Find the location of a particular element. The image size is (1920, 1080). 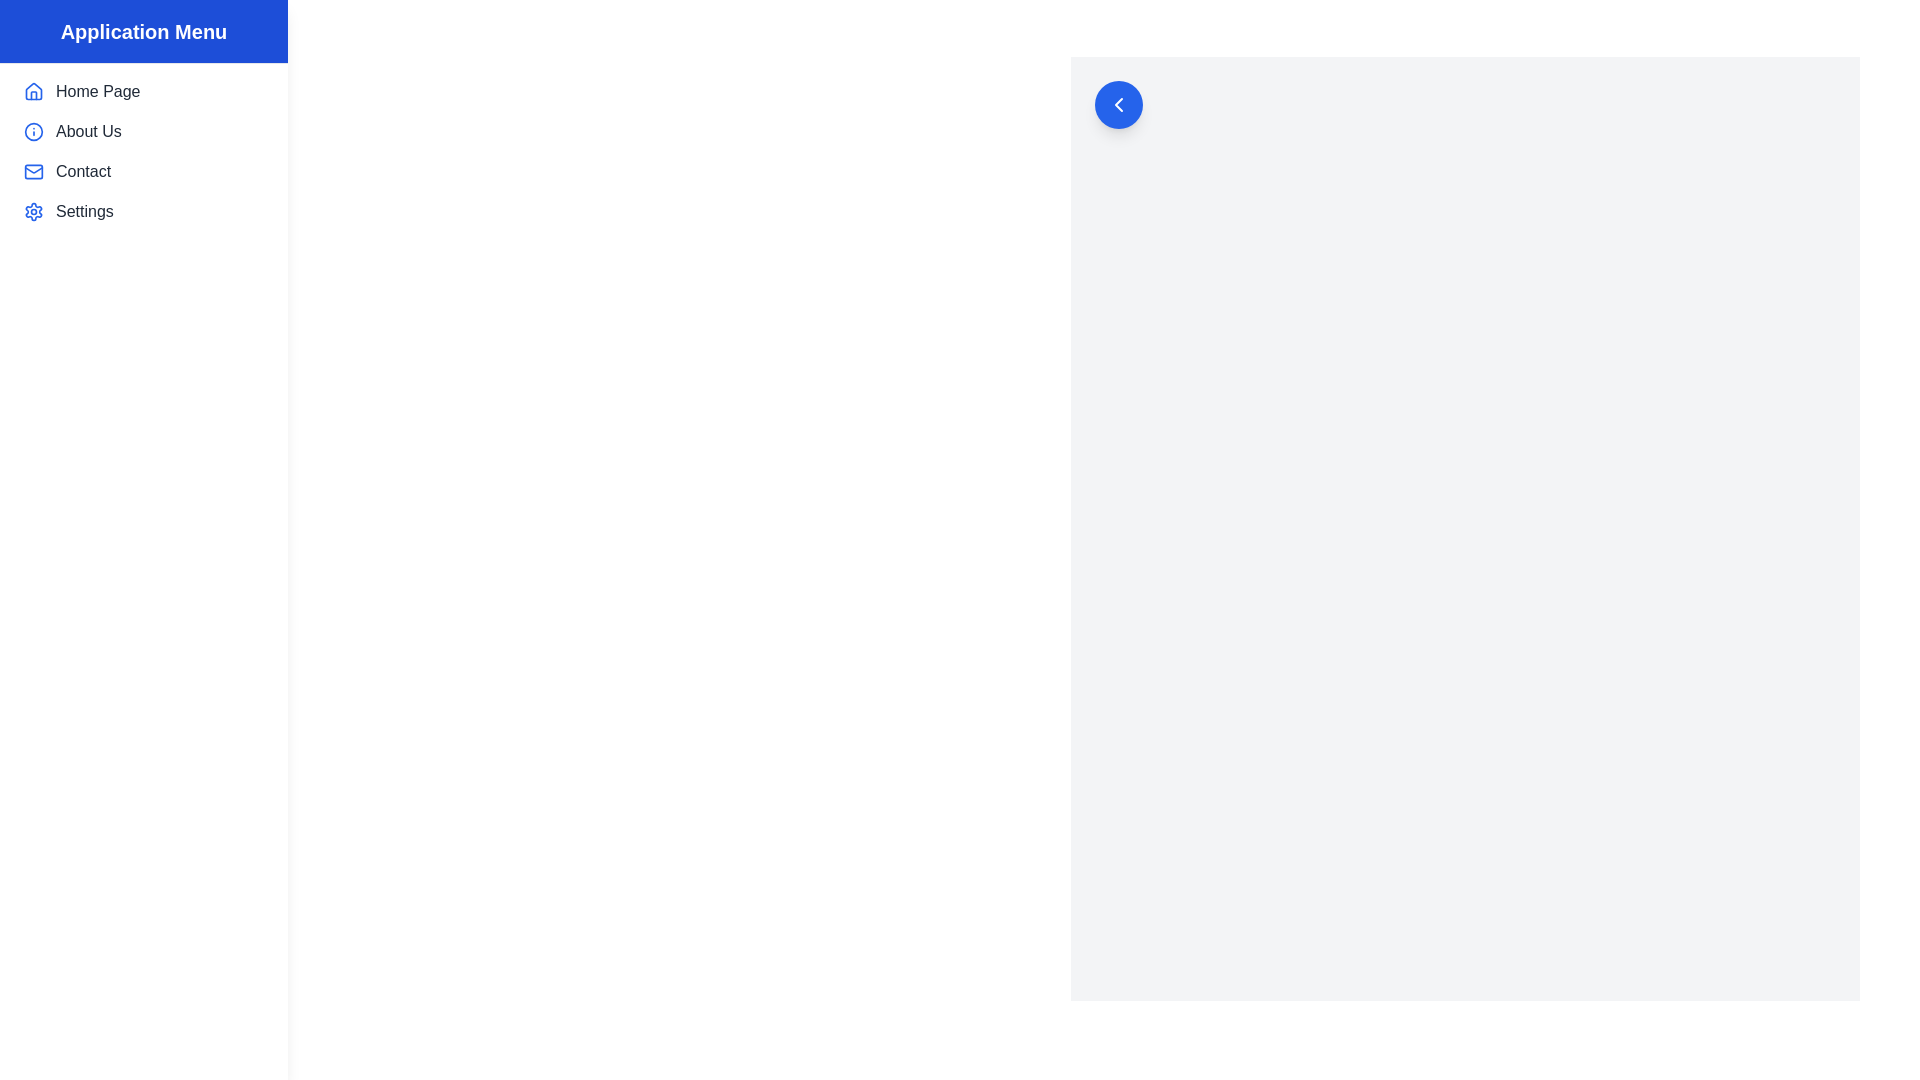

the decorative mail icon component representing the opening flap of an envelope, located to the right of the 'Contact' label in the left panel of the application menu is located at coordinates (33, 169).